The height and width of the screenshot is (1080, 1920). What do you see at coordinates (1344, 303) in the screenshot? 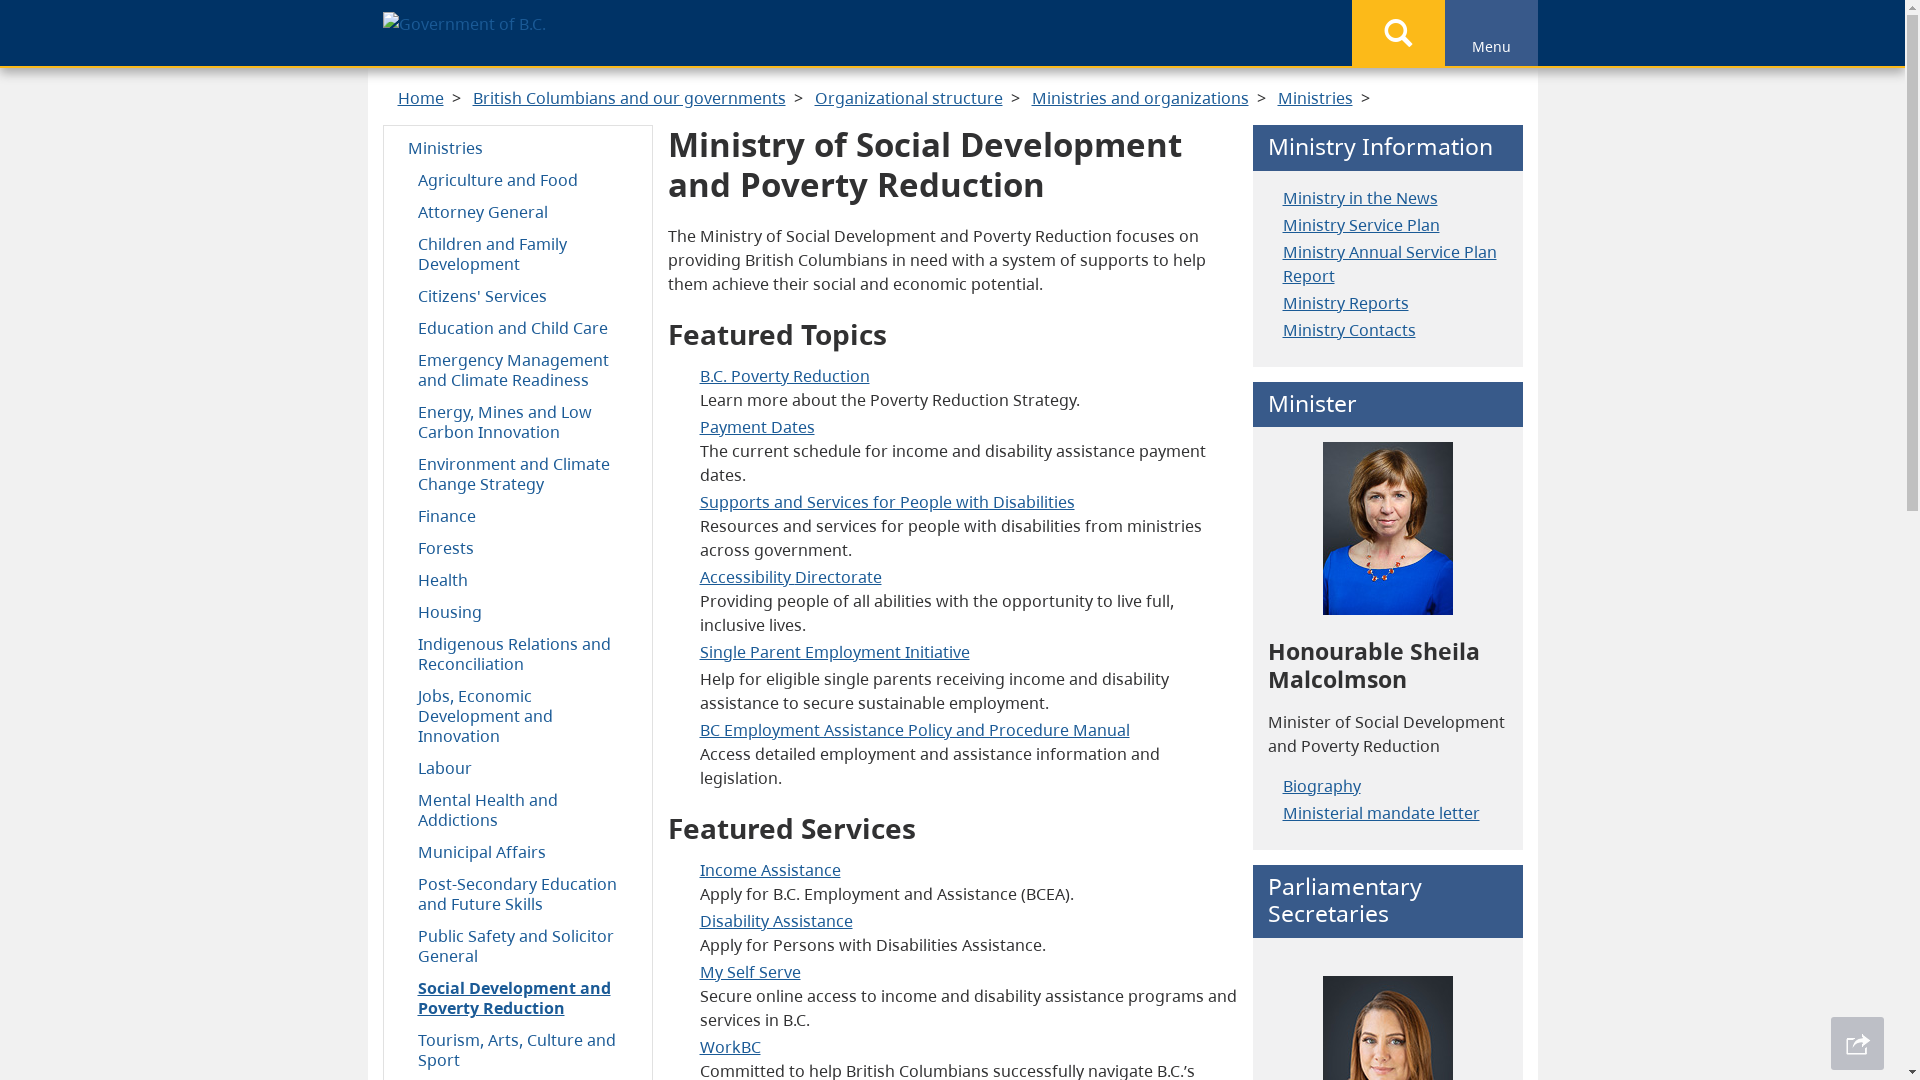
I see `'Ministry Reports'` at bounding box center [1344, 303].